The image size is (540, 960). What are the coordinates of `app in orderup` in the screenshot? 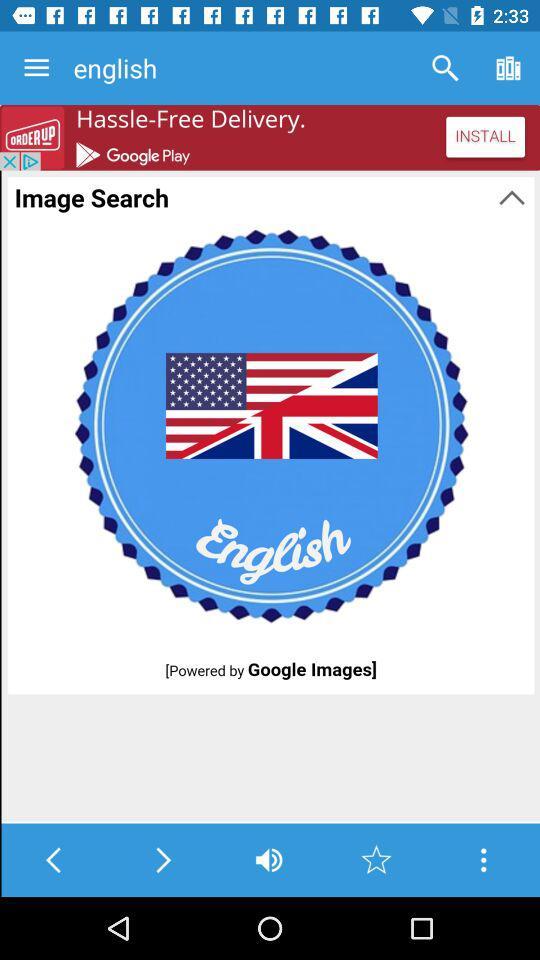 It's located at (270, 136).